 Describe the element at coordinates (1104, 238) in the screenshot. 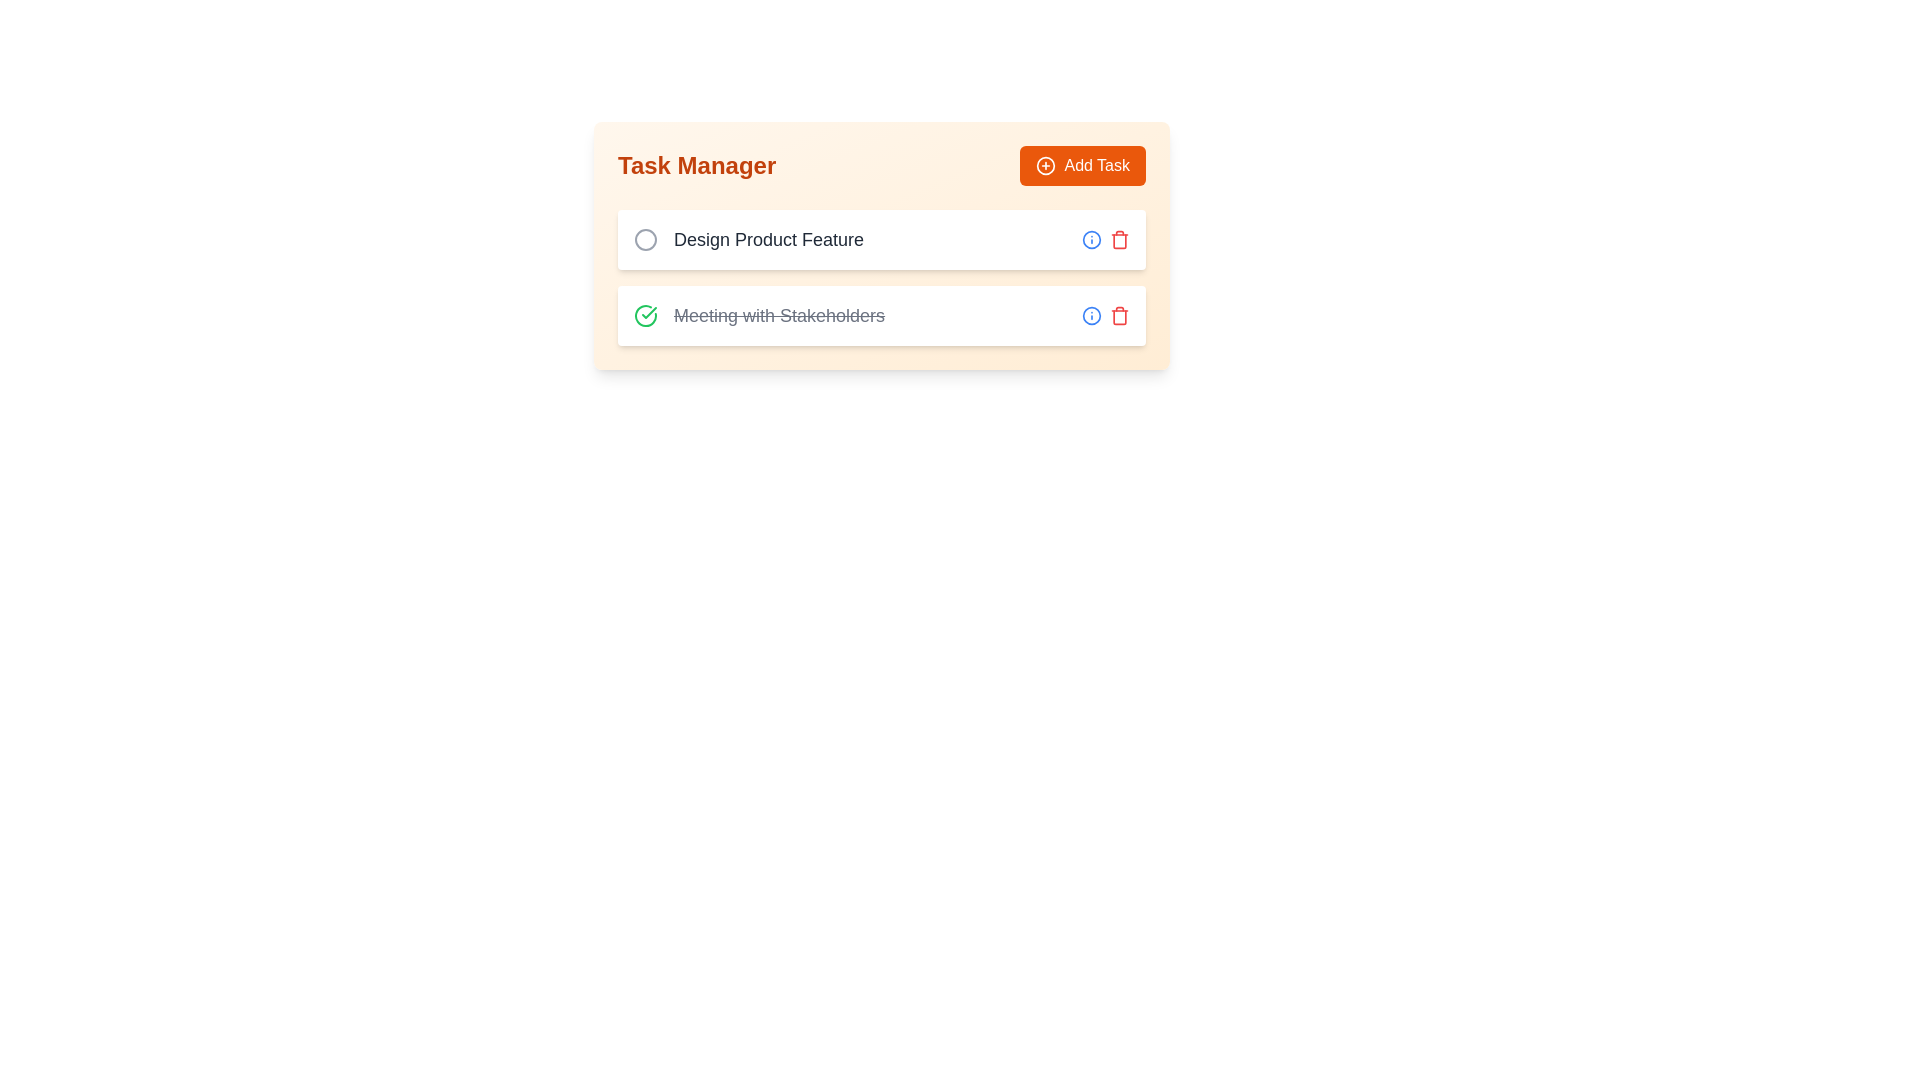

I see `the Button Group located in the right section of the list item labeled 'Design Product Feature'` at that location.